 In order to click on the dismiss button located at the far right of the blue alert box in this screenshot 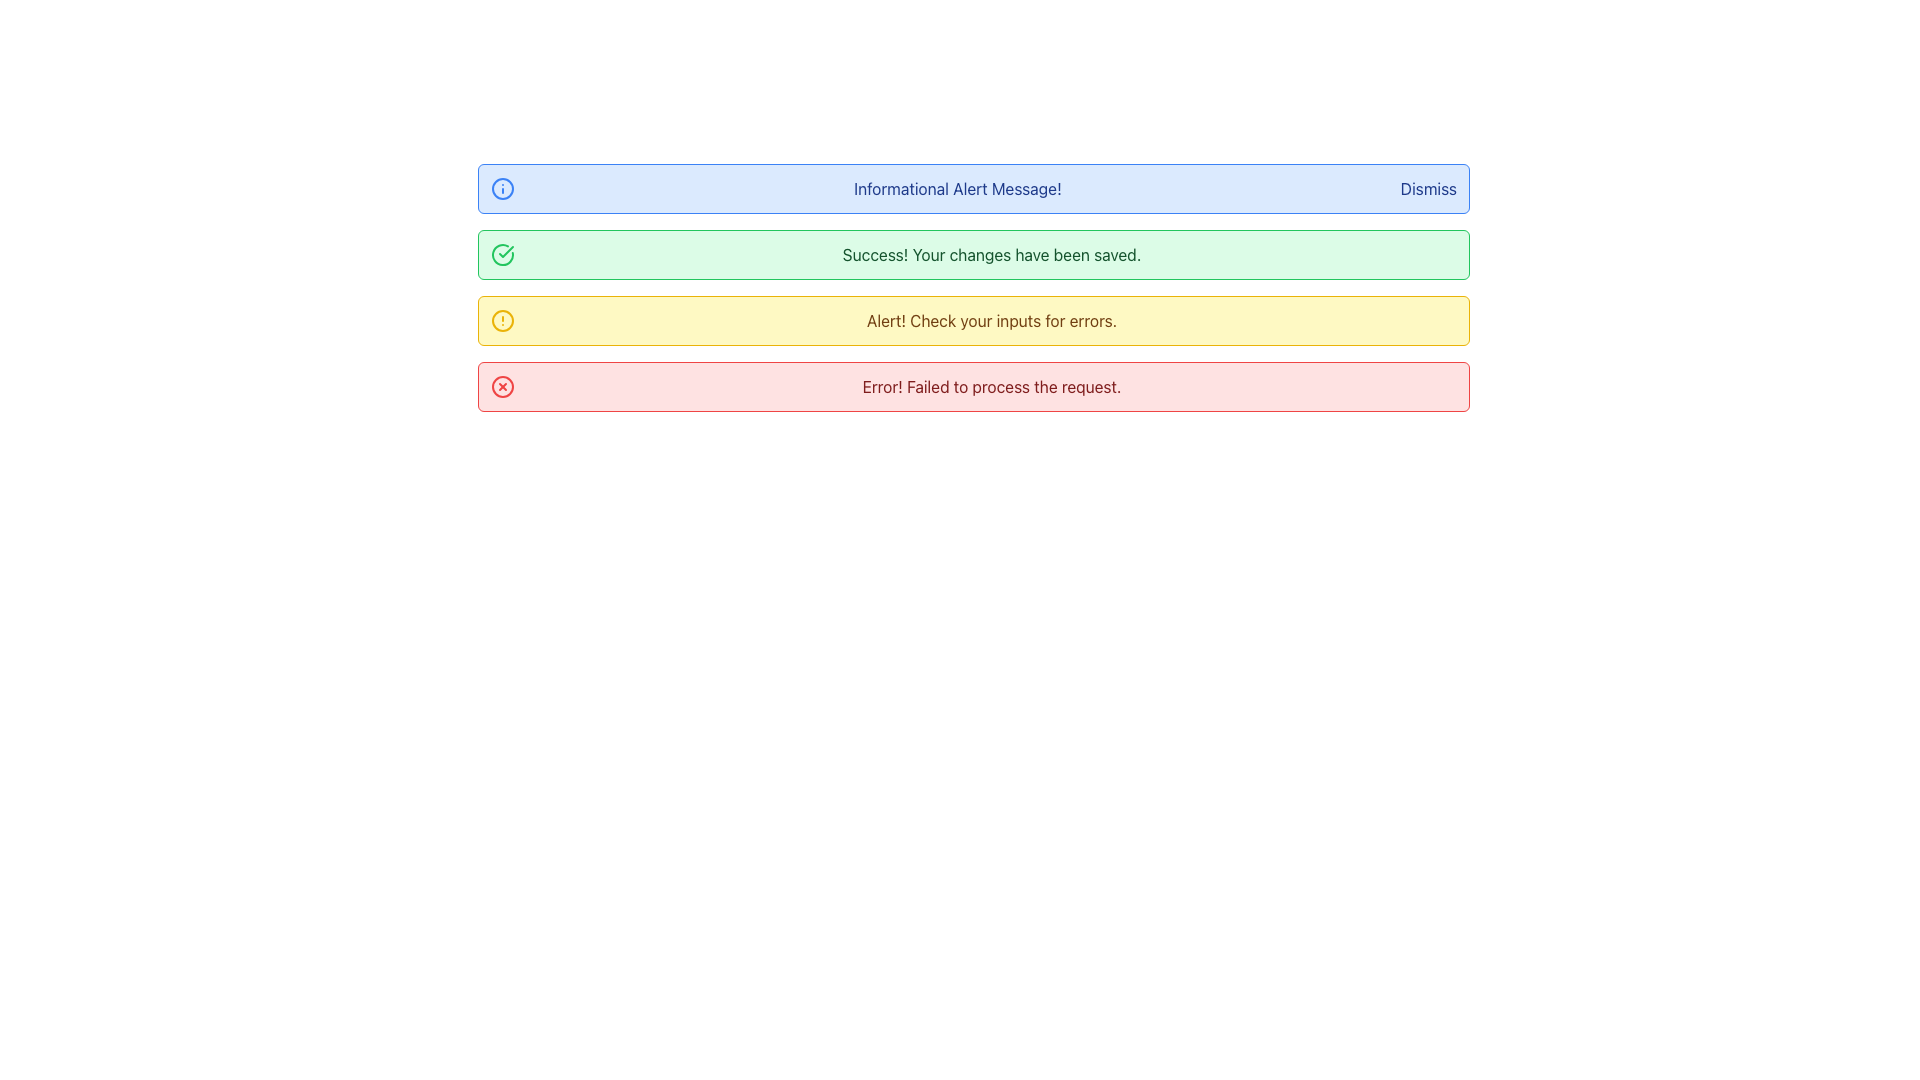, I will do `click(1427, 189)`.